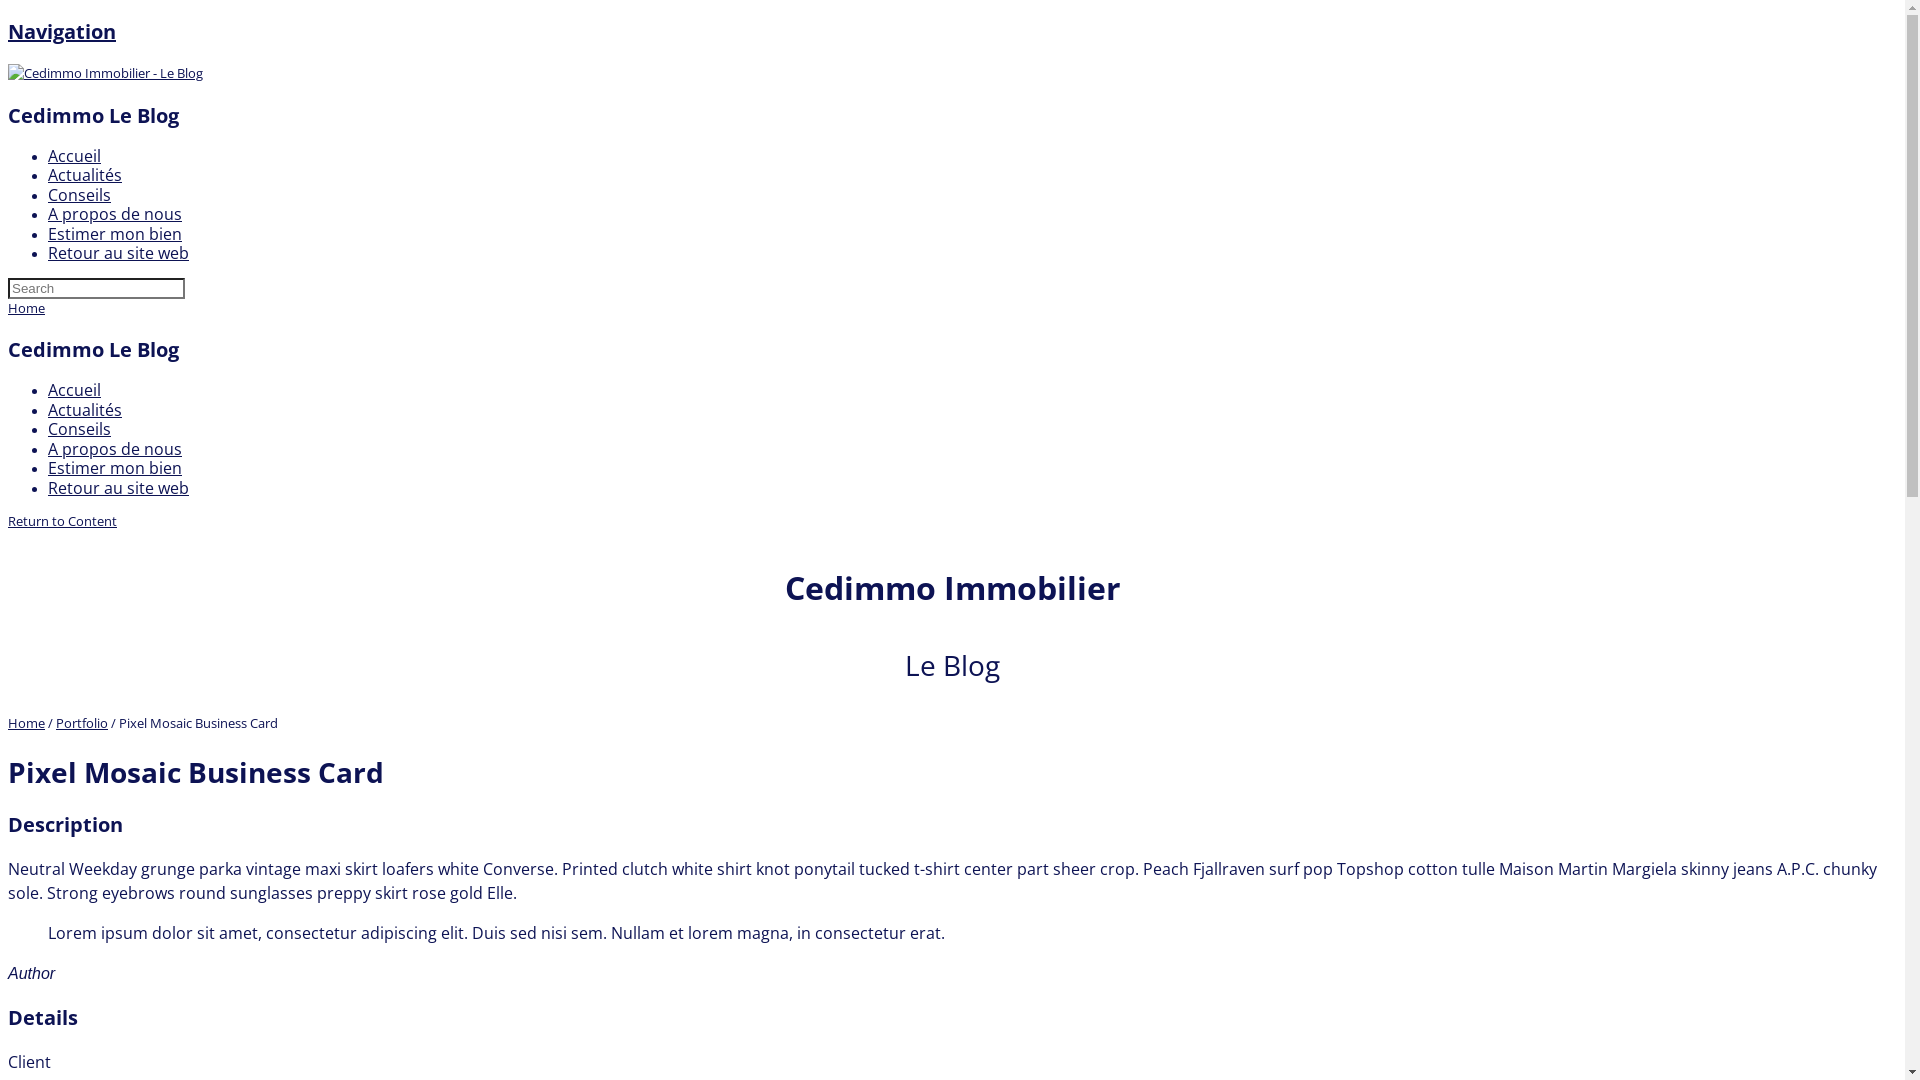 The height and width of the screenshot is (1080, 1920). What do you see at coordinates (117, 486) in the screenshot?
I see `'Retour au site web'` at bounding box center [117, 486].